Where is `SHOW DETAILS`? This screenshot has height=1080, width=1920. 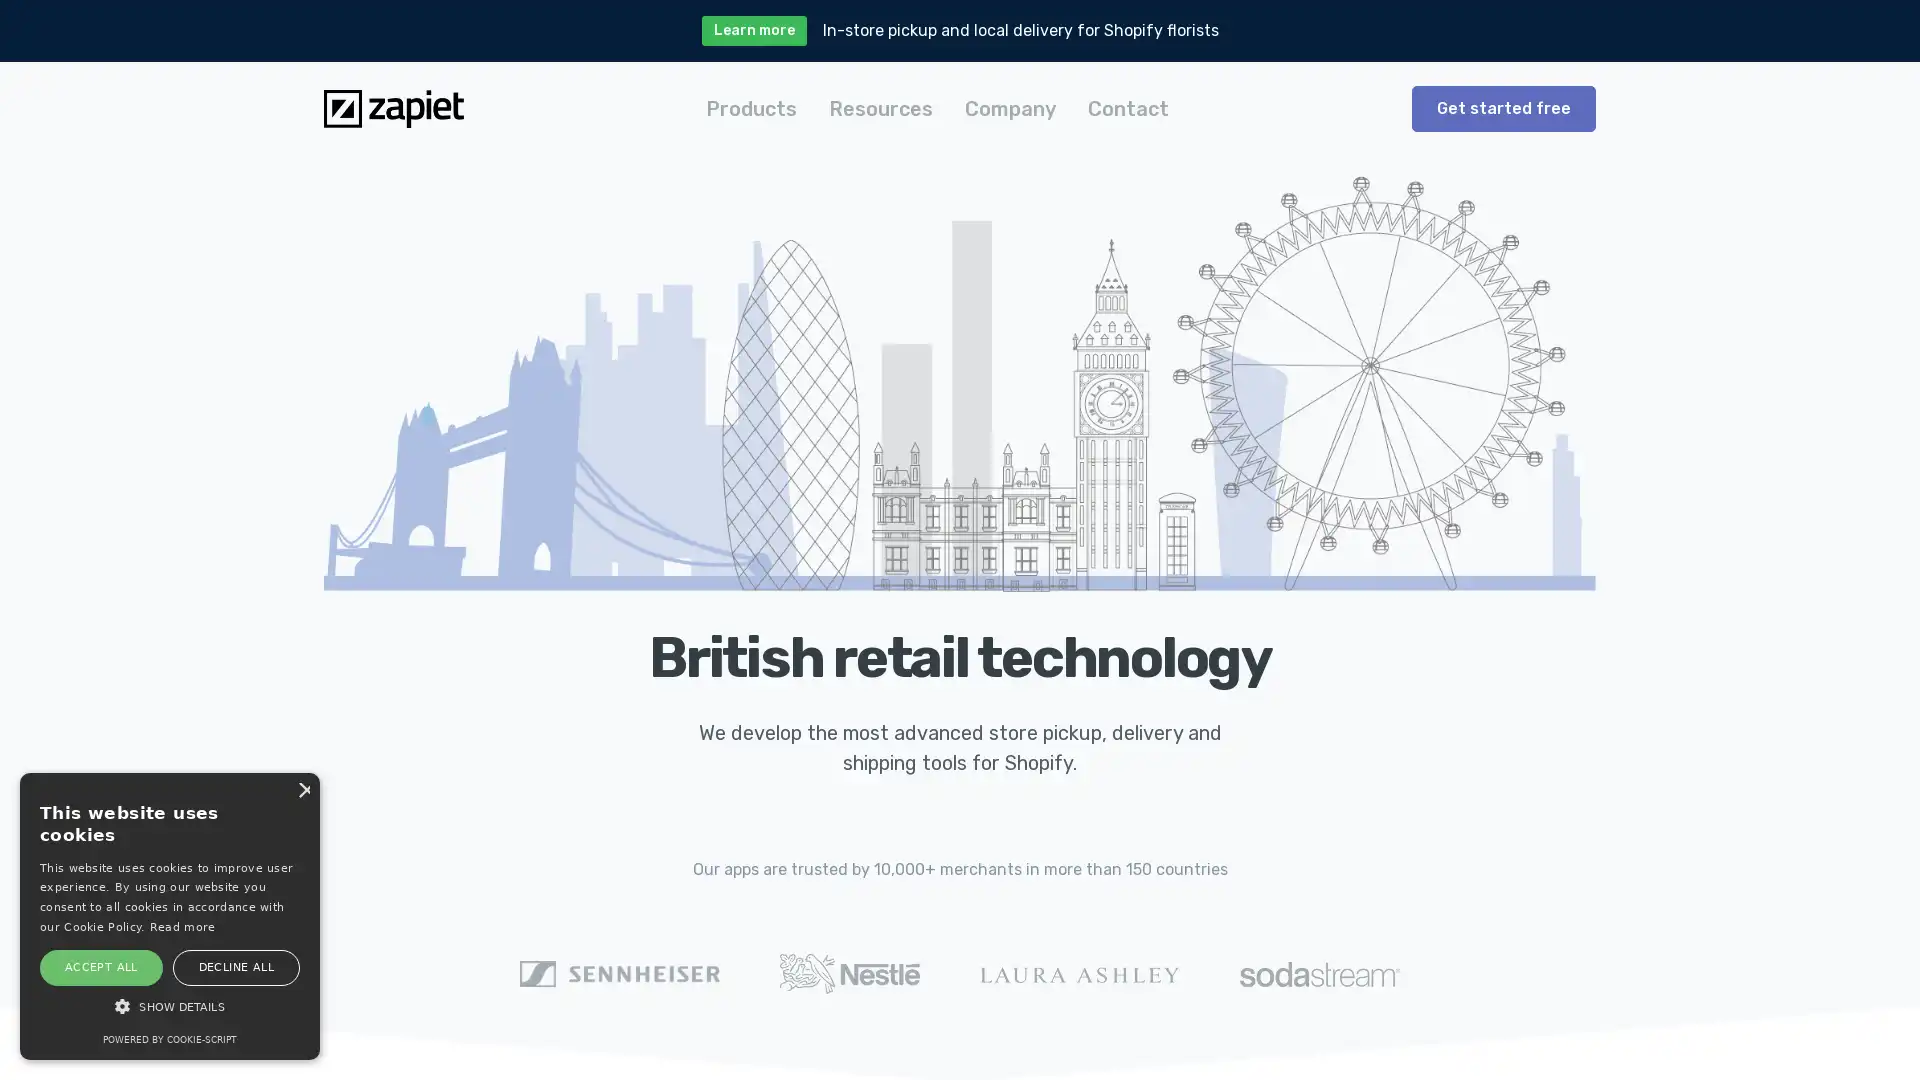
SHOW DETAILS is located at coordinates (169, 1007).